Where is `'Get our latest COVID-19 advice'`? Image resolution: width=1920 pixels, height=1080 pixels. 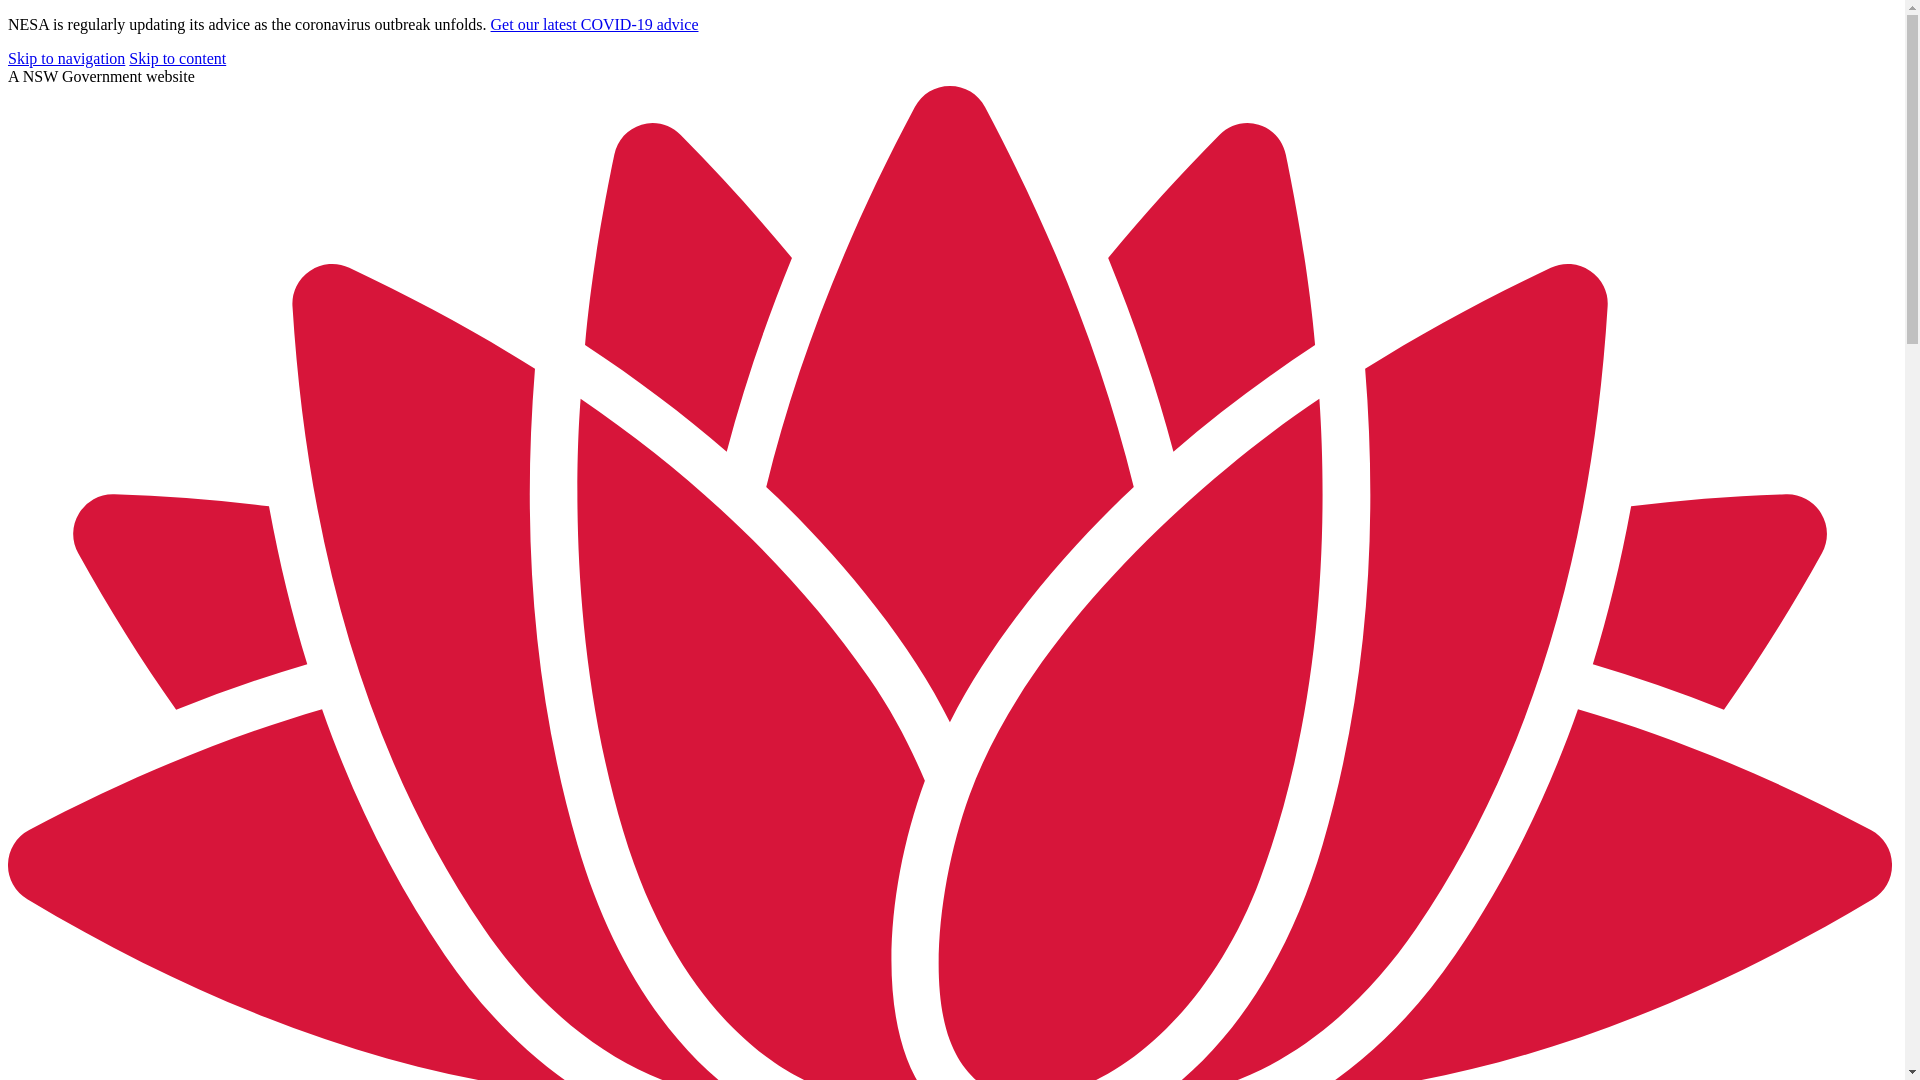 'Get our latest COVID-19 advice' is located at coordinates (594, 24).